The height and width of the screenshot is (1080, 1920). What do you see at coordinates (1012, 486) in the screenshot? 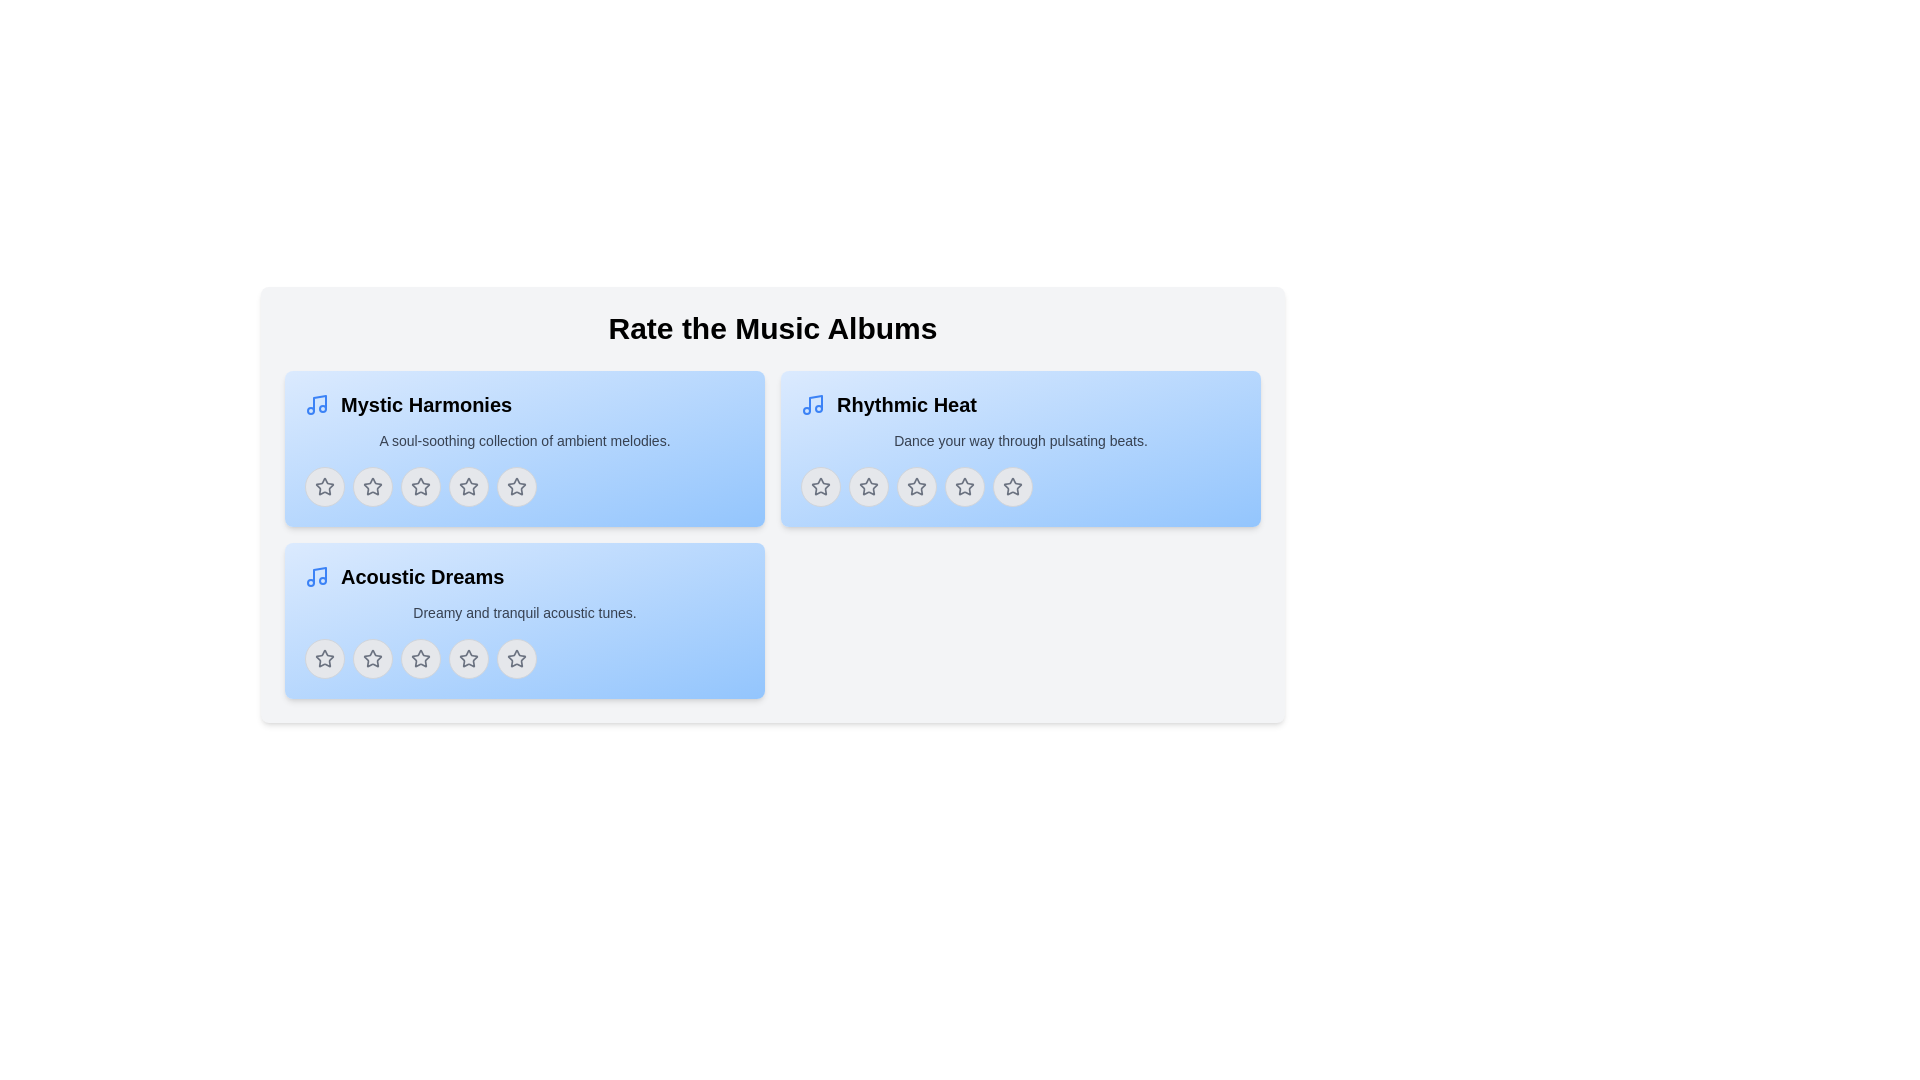
I see `the fourth star icon in the rating section of the 'Rhythmic Heat' card to rate this level` at bounding box center [1012, 486].